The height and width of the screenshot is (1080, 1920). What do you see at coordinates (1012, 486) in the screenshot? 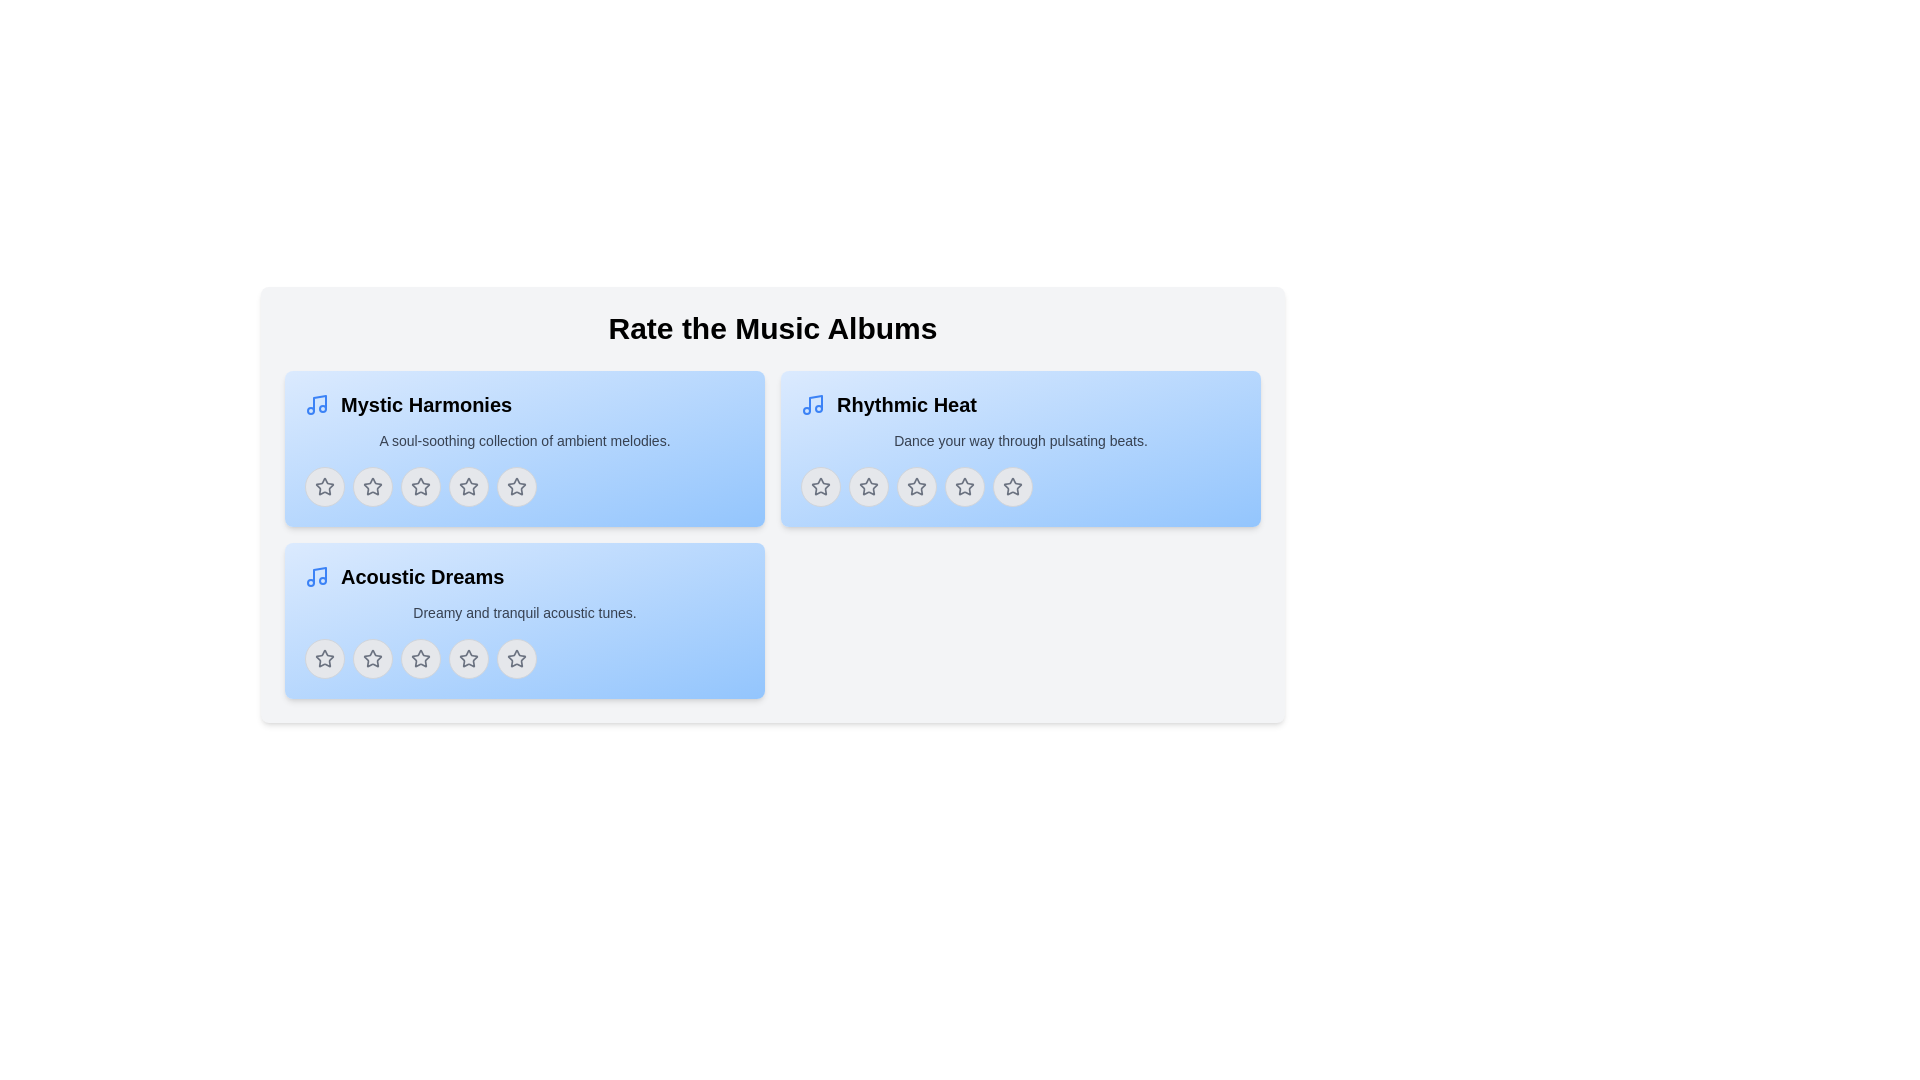
I see `the fourth star icon in the rating section of the 'Rhythmic Heat' card to rate this level` at bounding box center [1012, 486].